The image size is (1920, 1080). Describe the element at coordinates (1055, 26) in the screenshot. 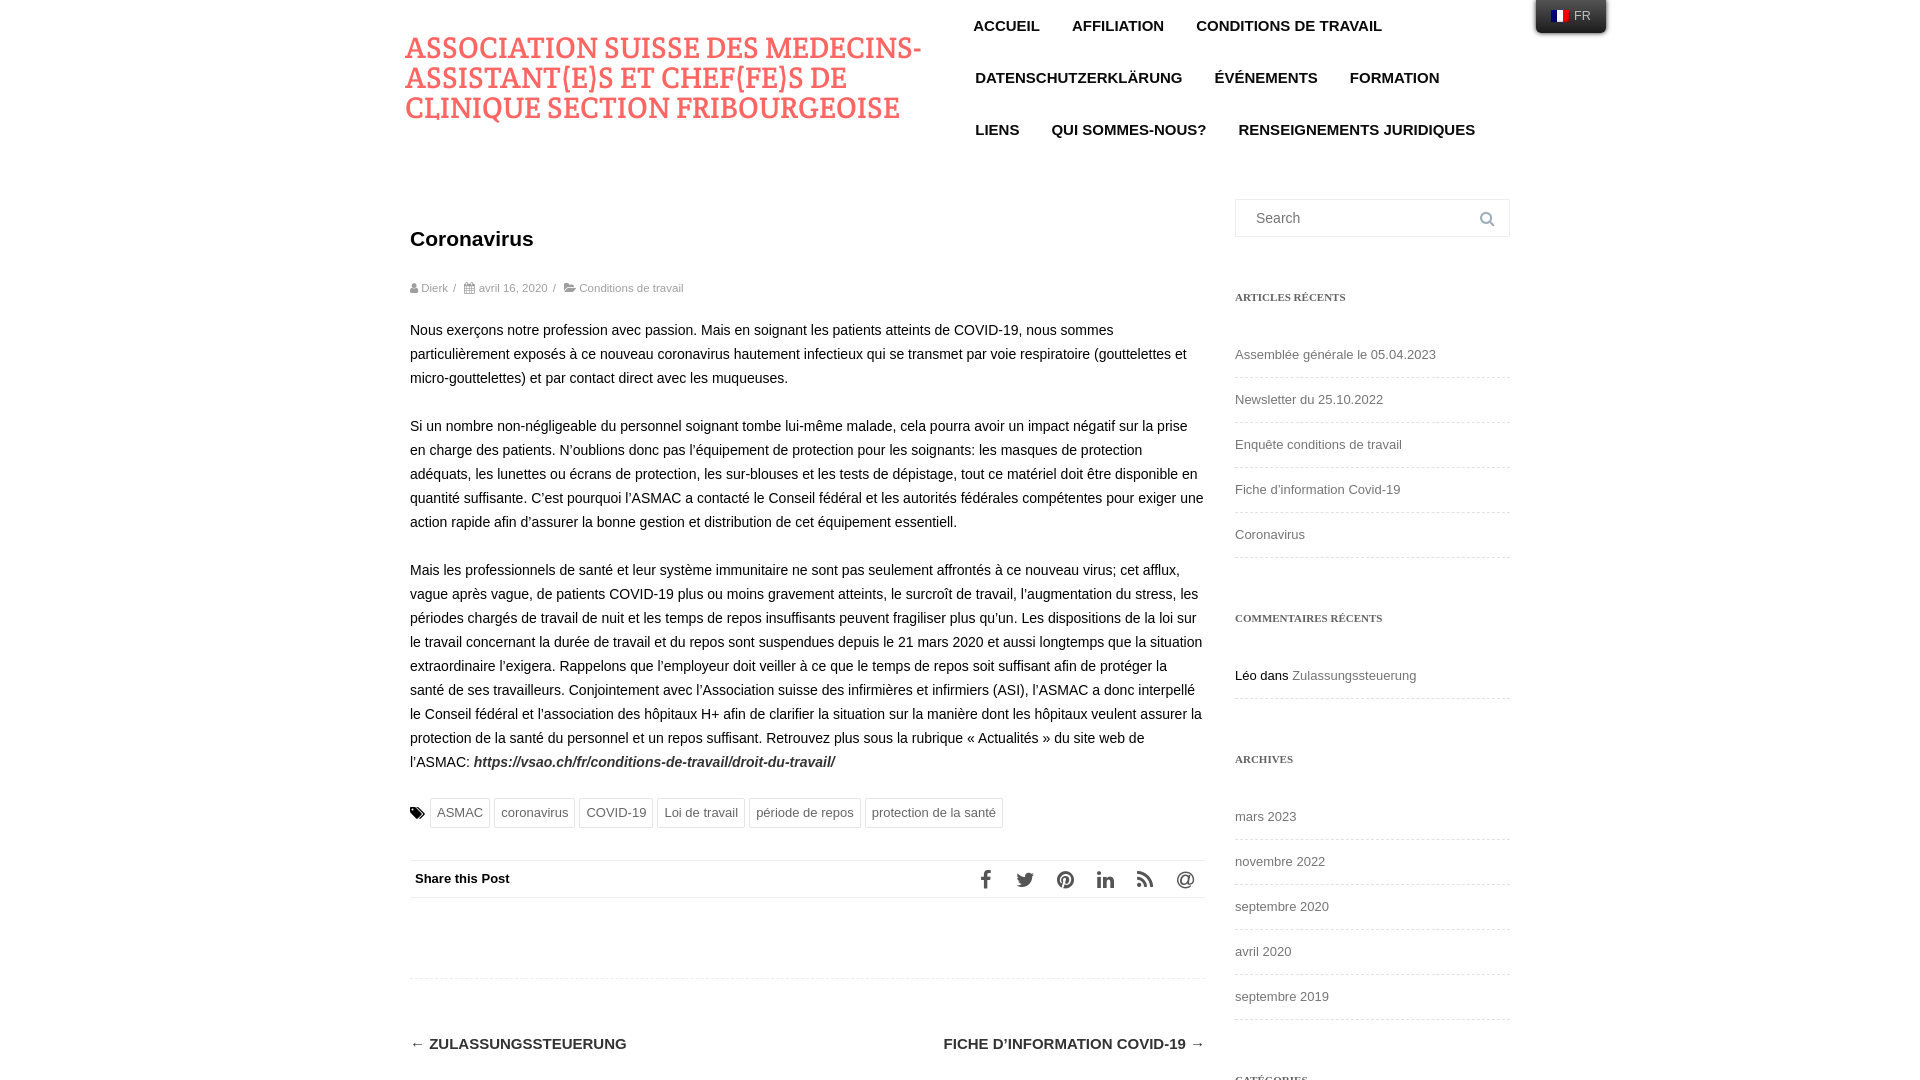

I see `'AFFILIATION'` at that location.